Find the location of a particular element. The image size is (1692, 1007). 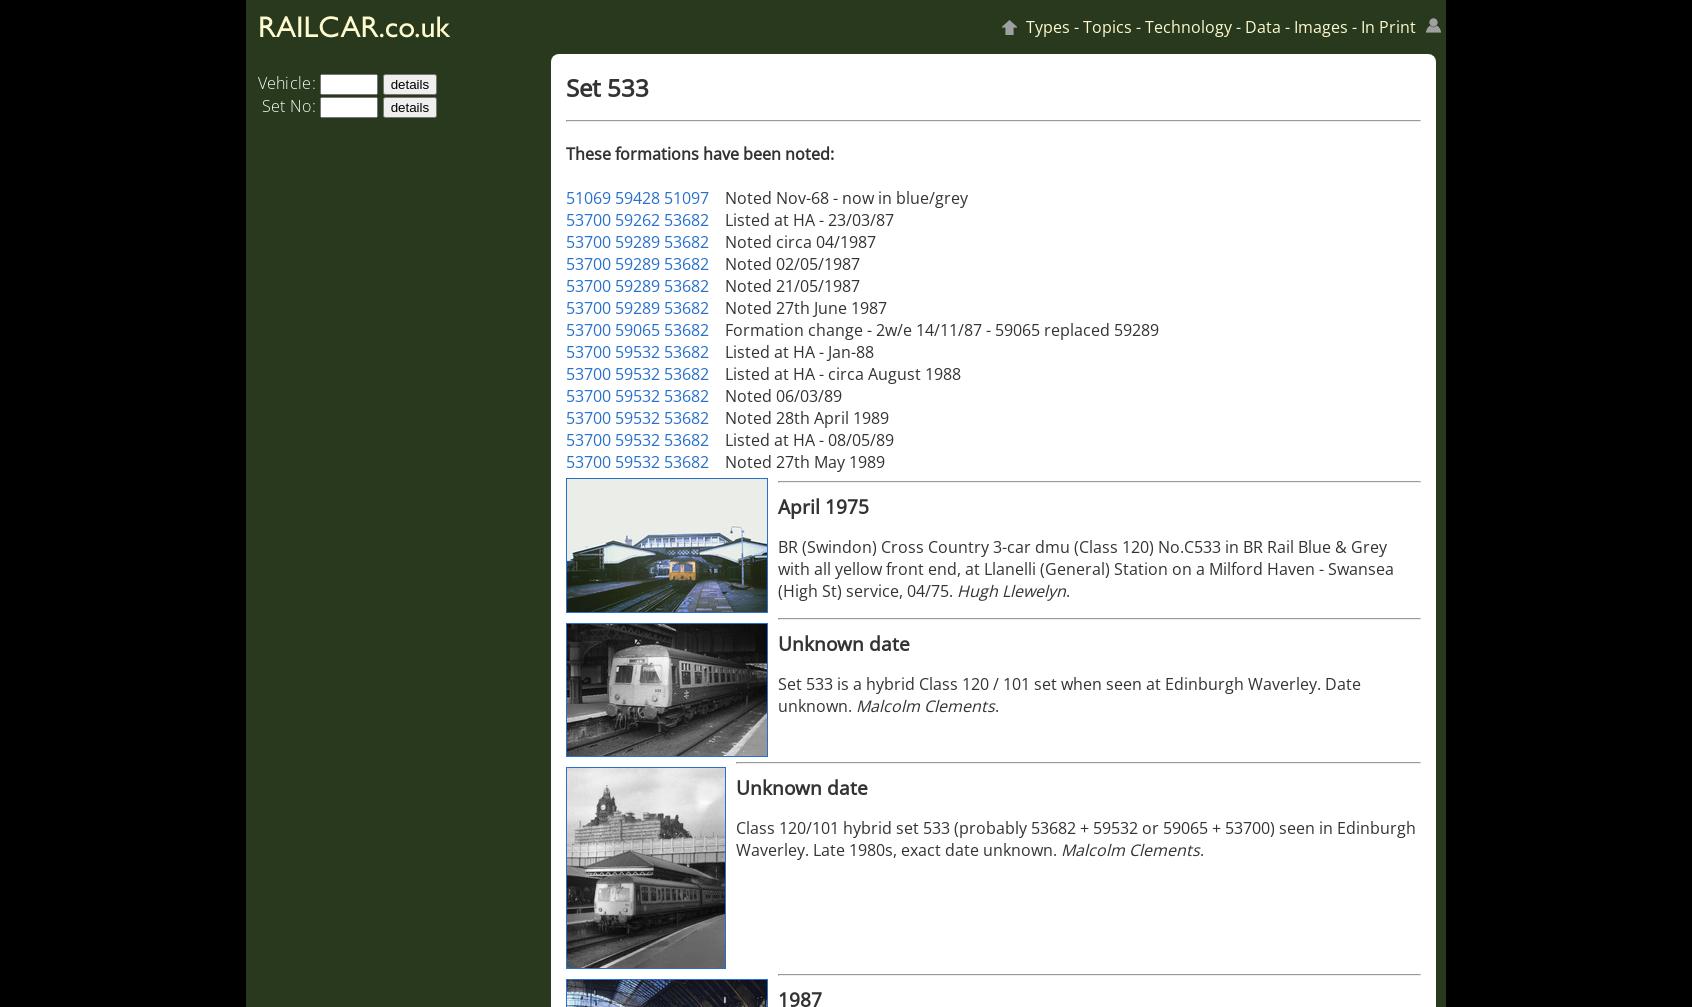

'Noted Nov-68 - now in blue/grey' is located at coordinates (846, 197).